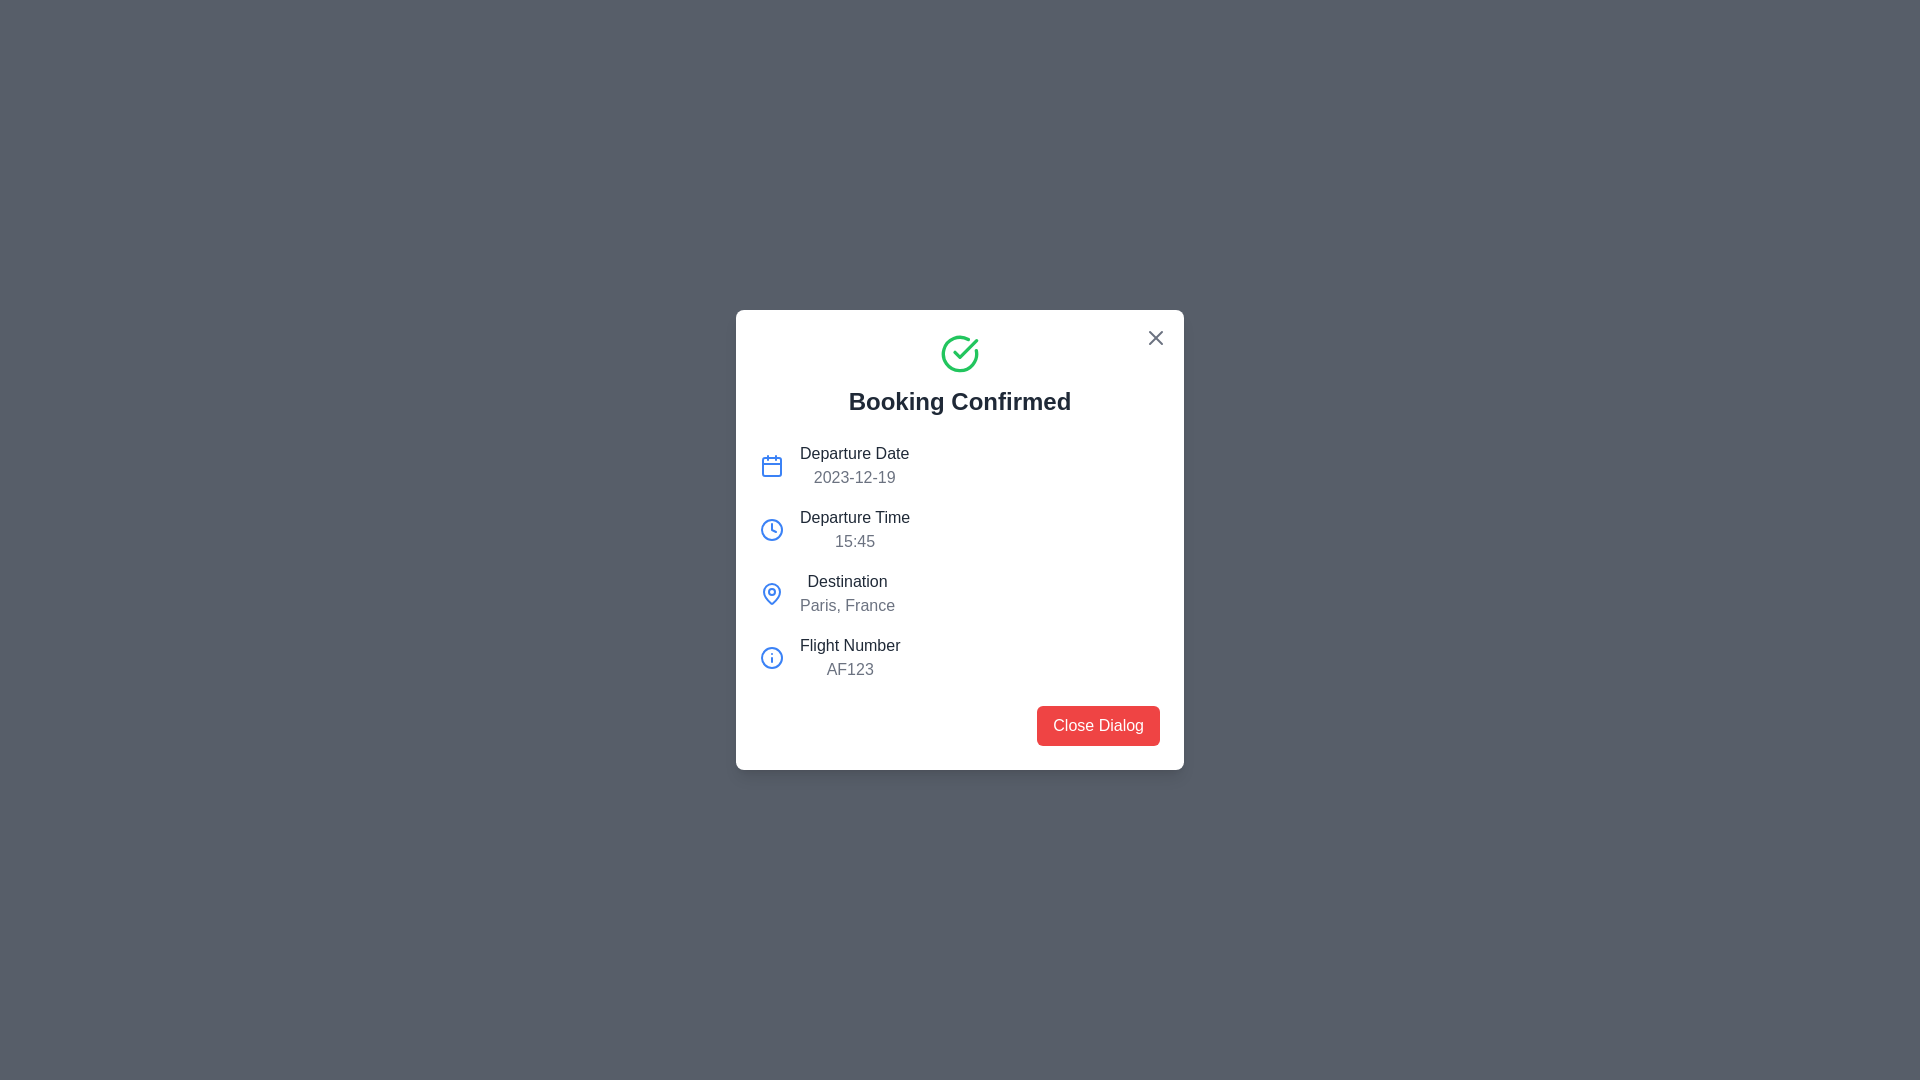  What do you see at coordinates (847, 582) in the screenshot?
I see `the Text label element located beneath the 'Departure Time' label and above 'Paris, France'` at bounding box center [847, 582].